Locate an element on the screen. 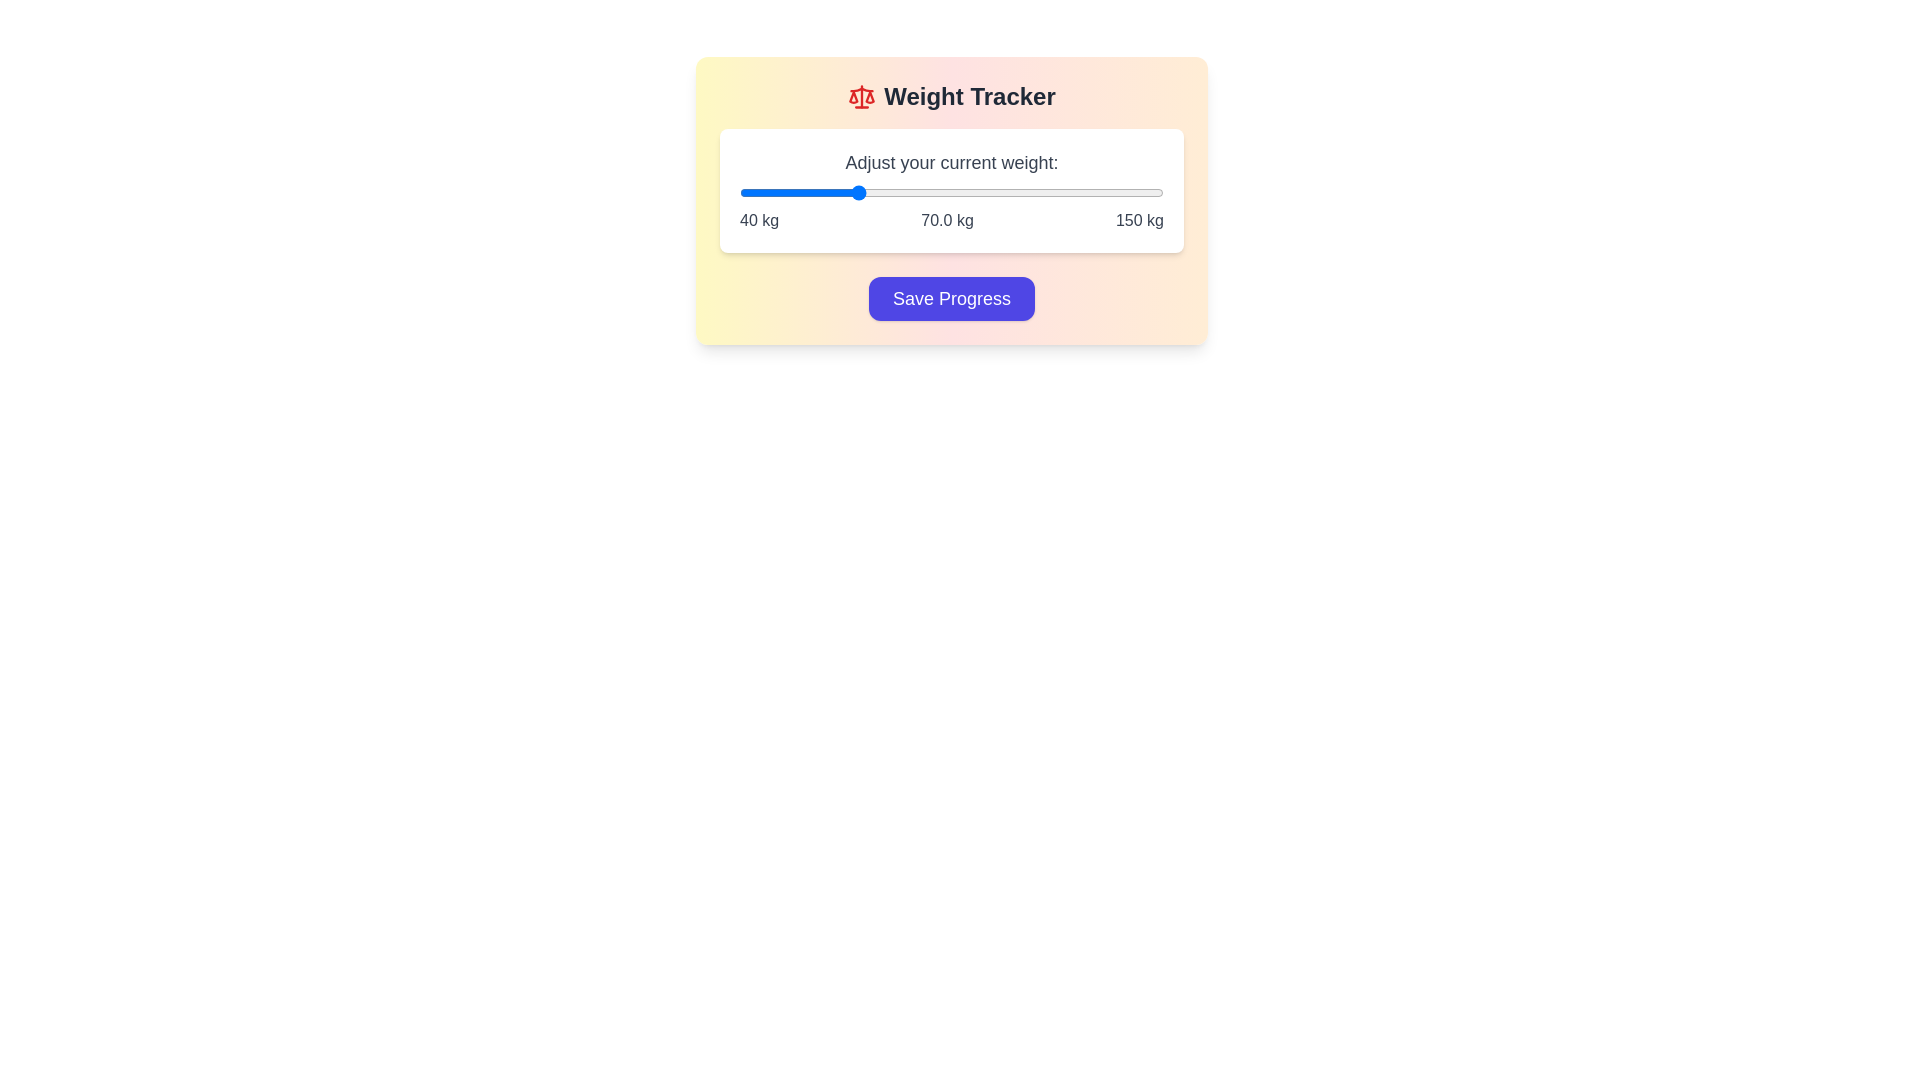 The width and height of the screenshot is (1920, 1080). the weight slider to 43 kg is located at coordinates (750, 192).